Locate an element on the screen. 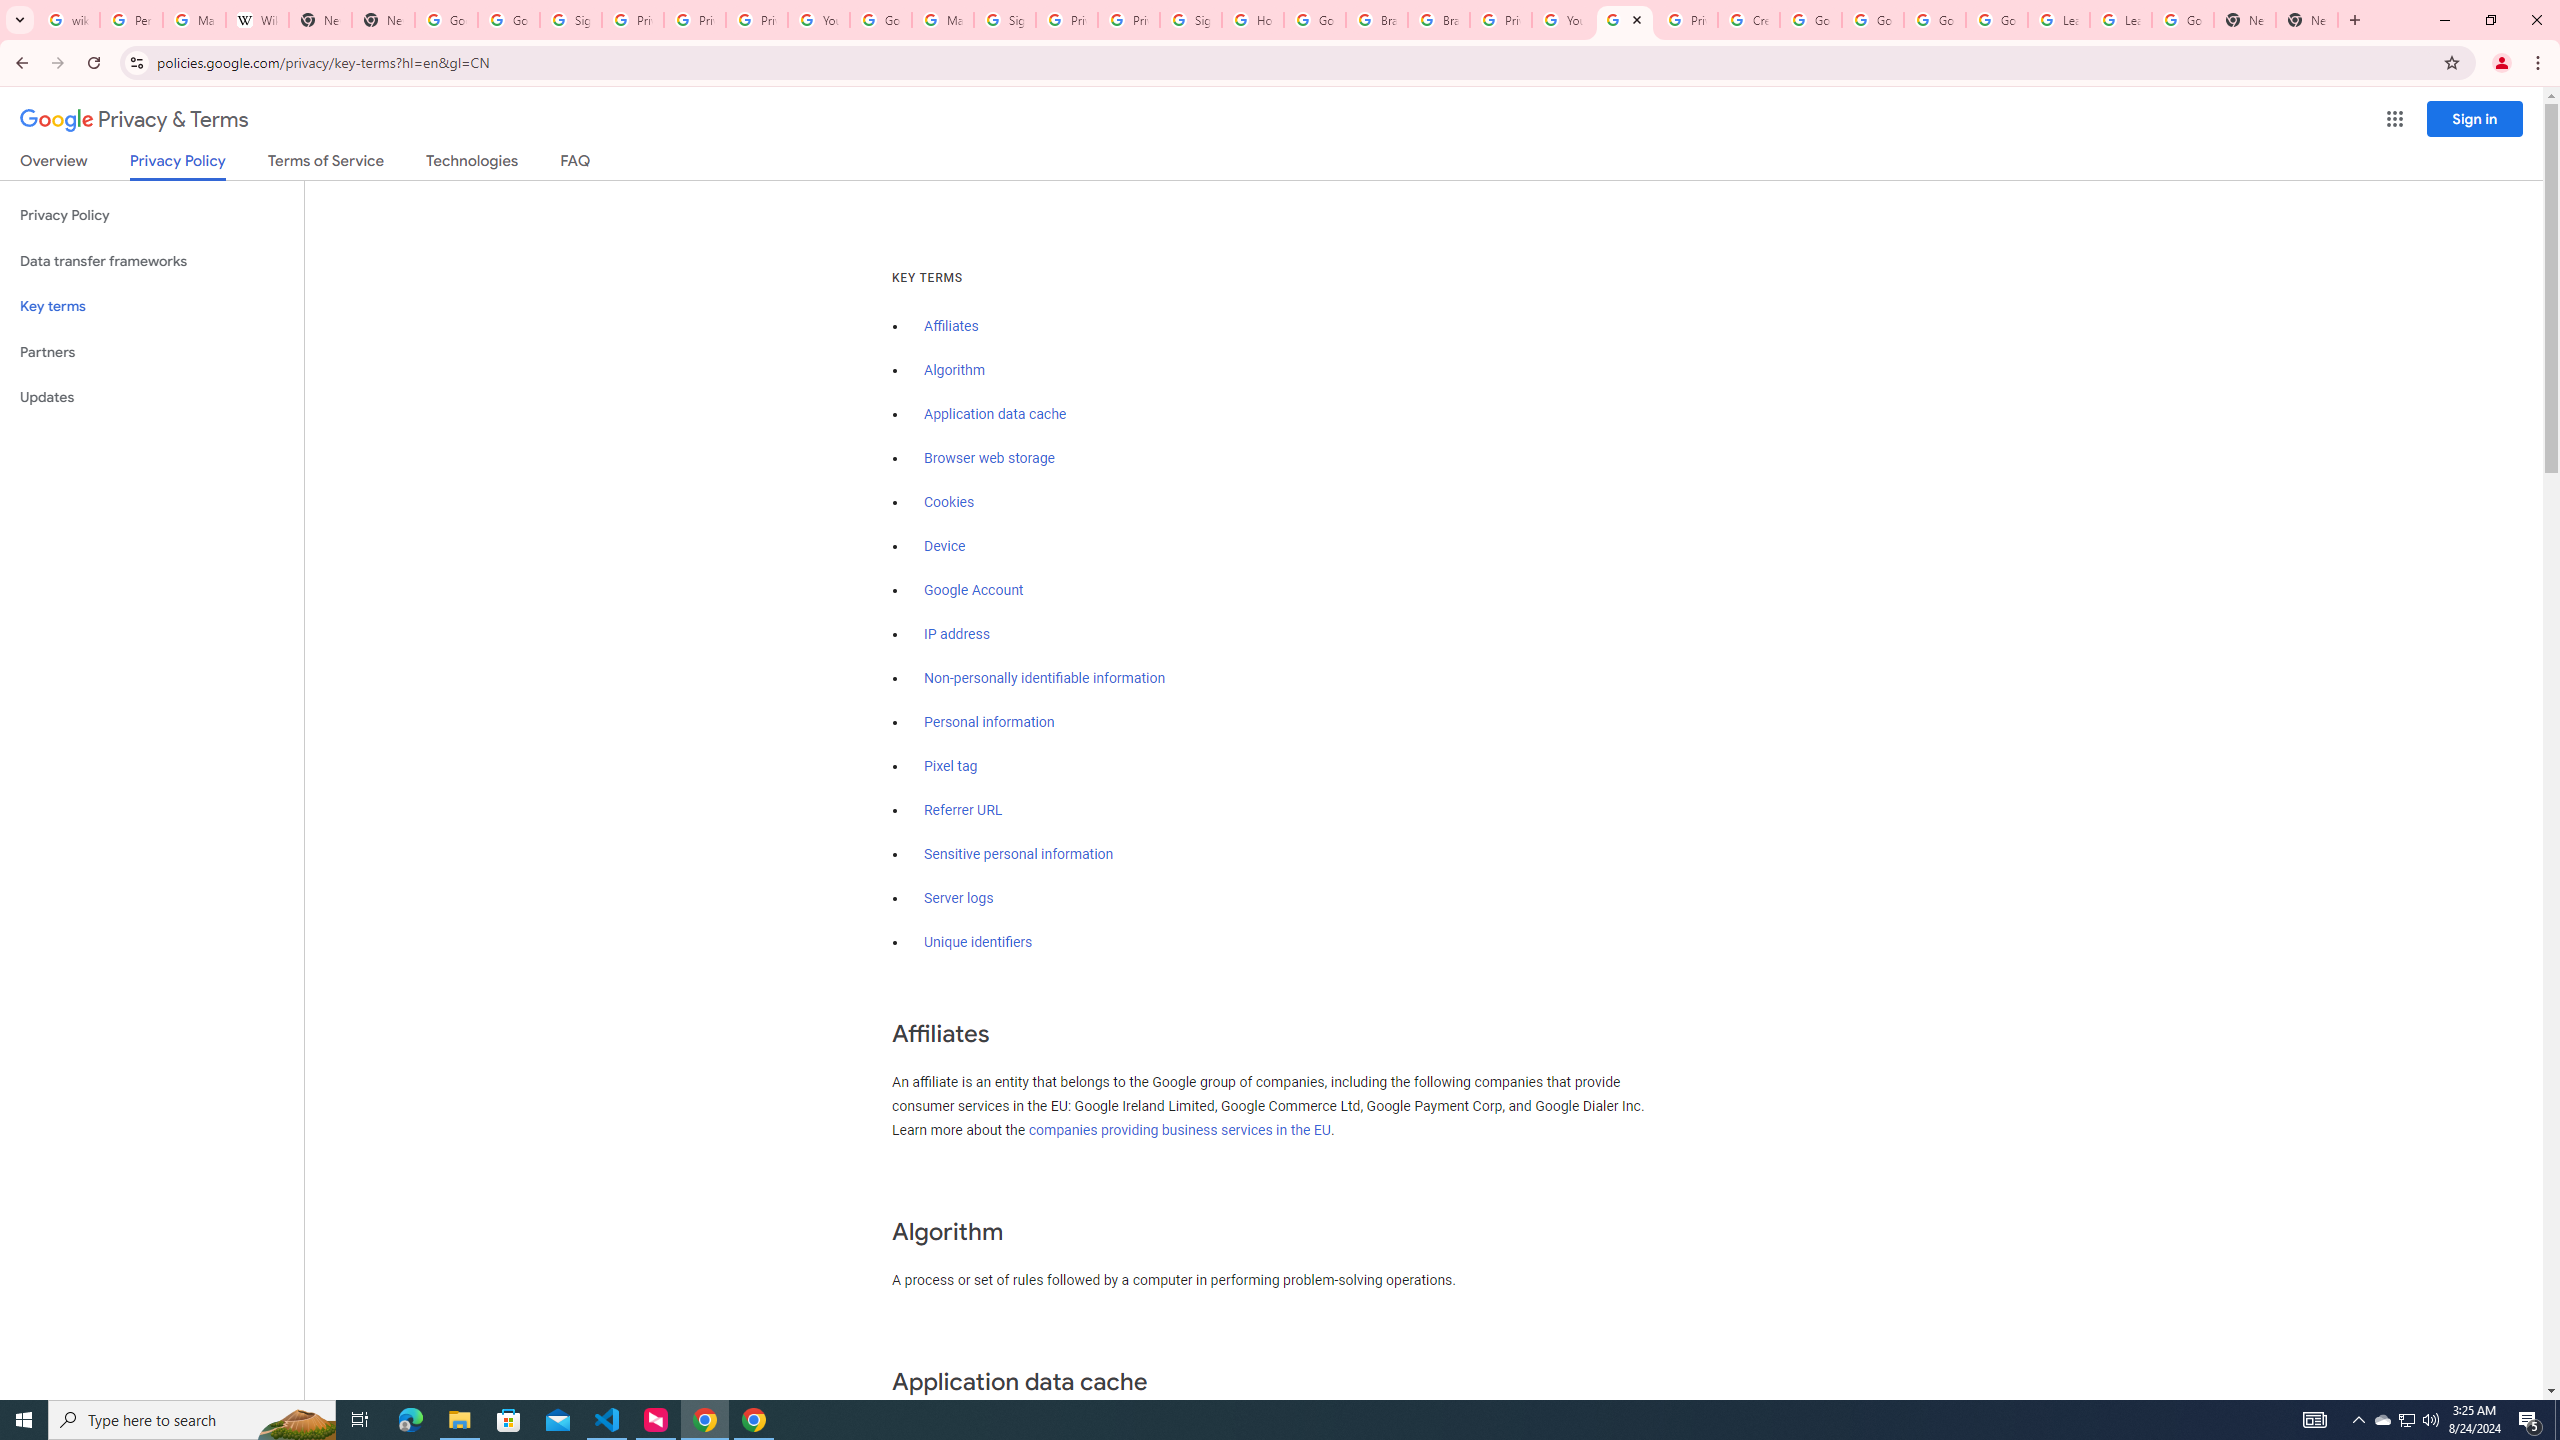 The height and width of the screenshot is (1440, 2560). 'Google Account Help' is located at coordinates (1871, 19).